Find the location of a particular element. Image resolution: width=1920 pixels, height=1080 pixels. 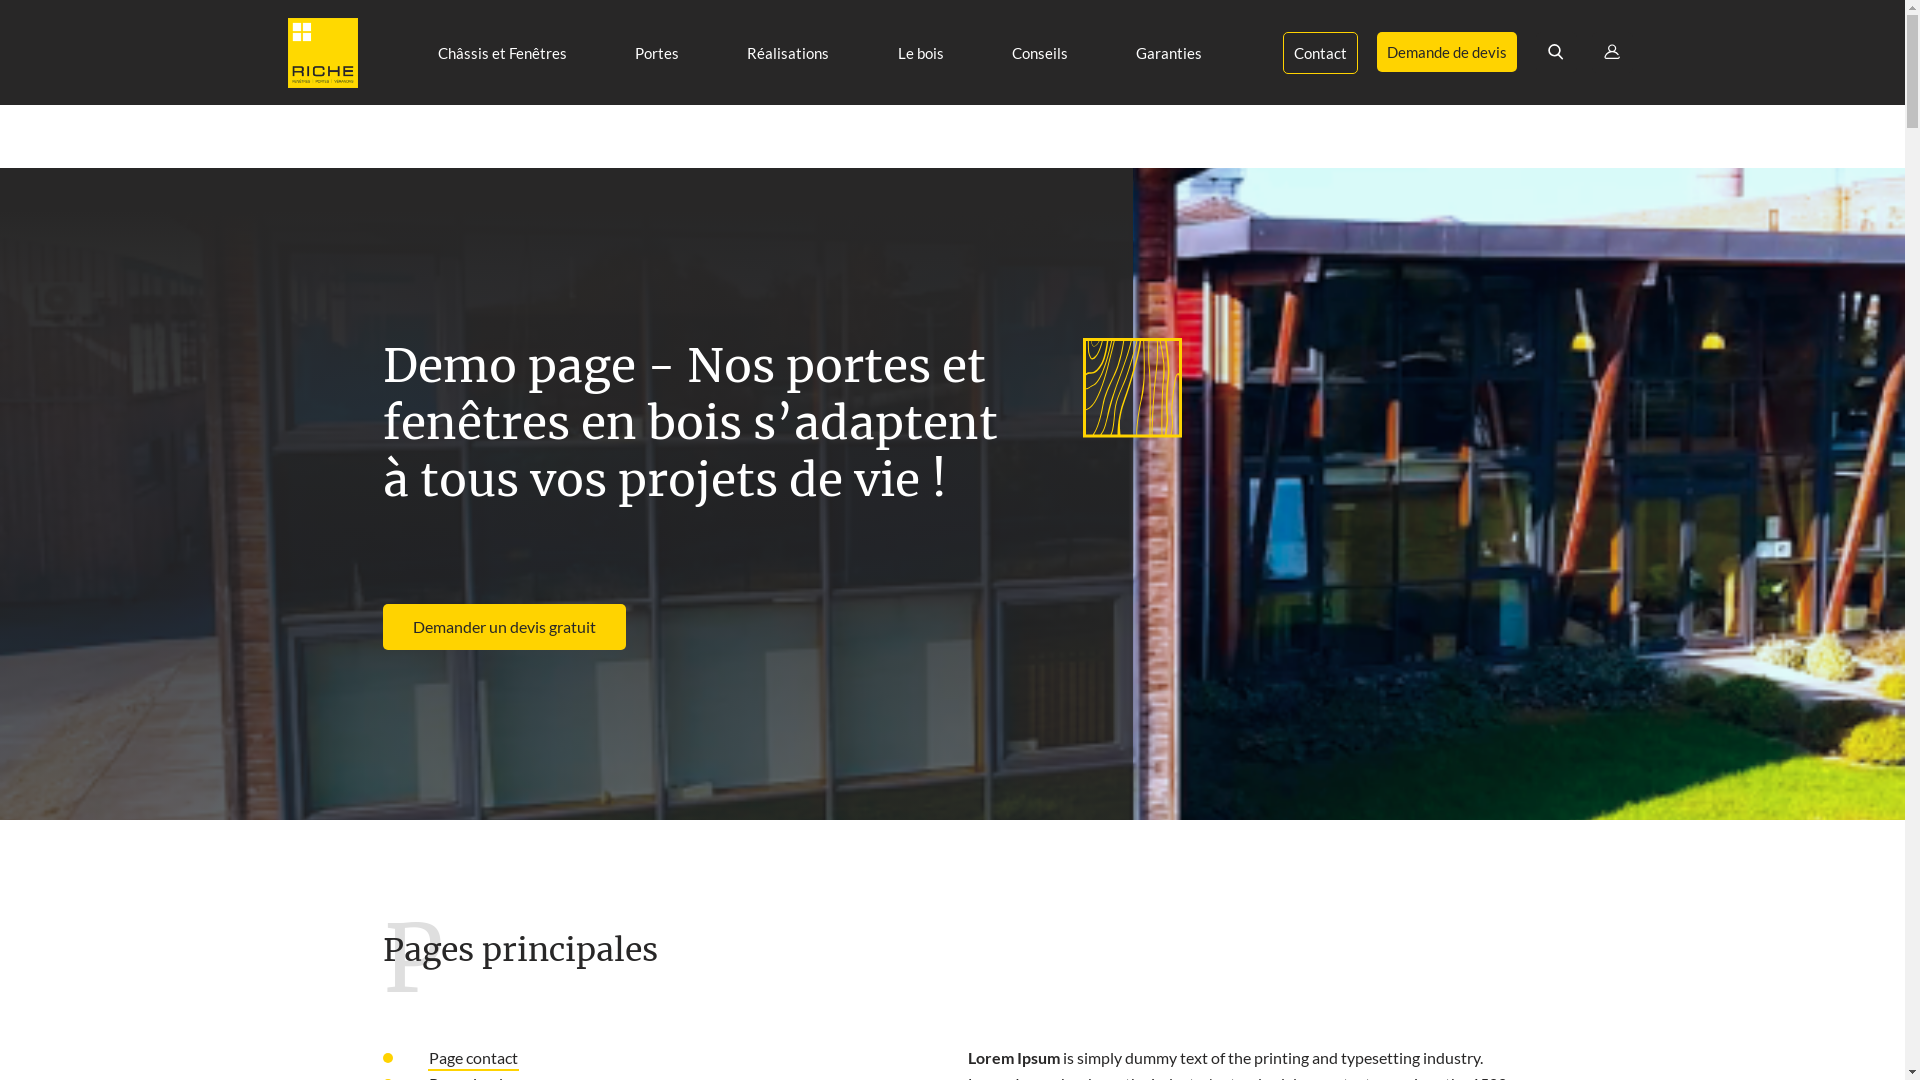

'Demande de devis' is located at coordinates (1375, 50).